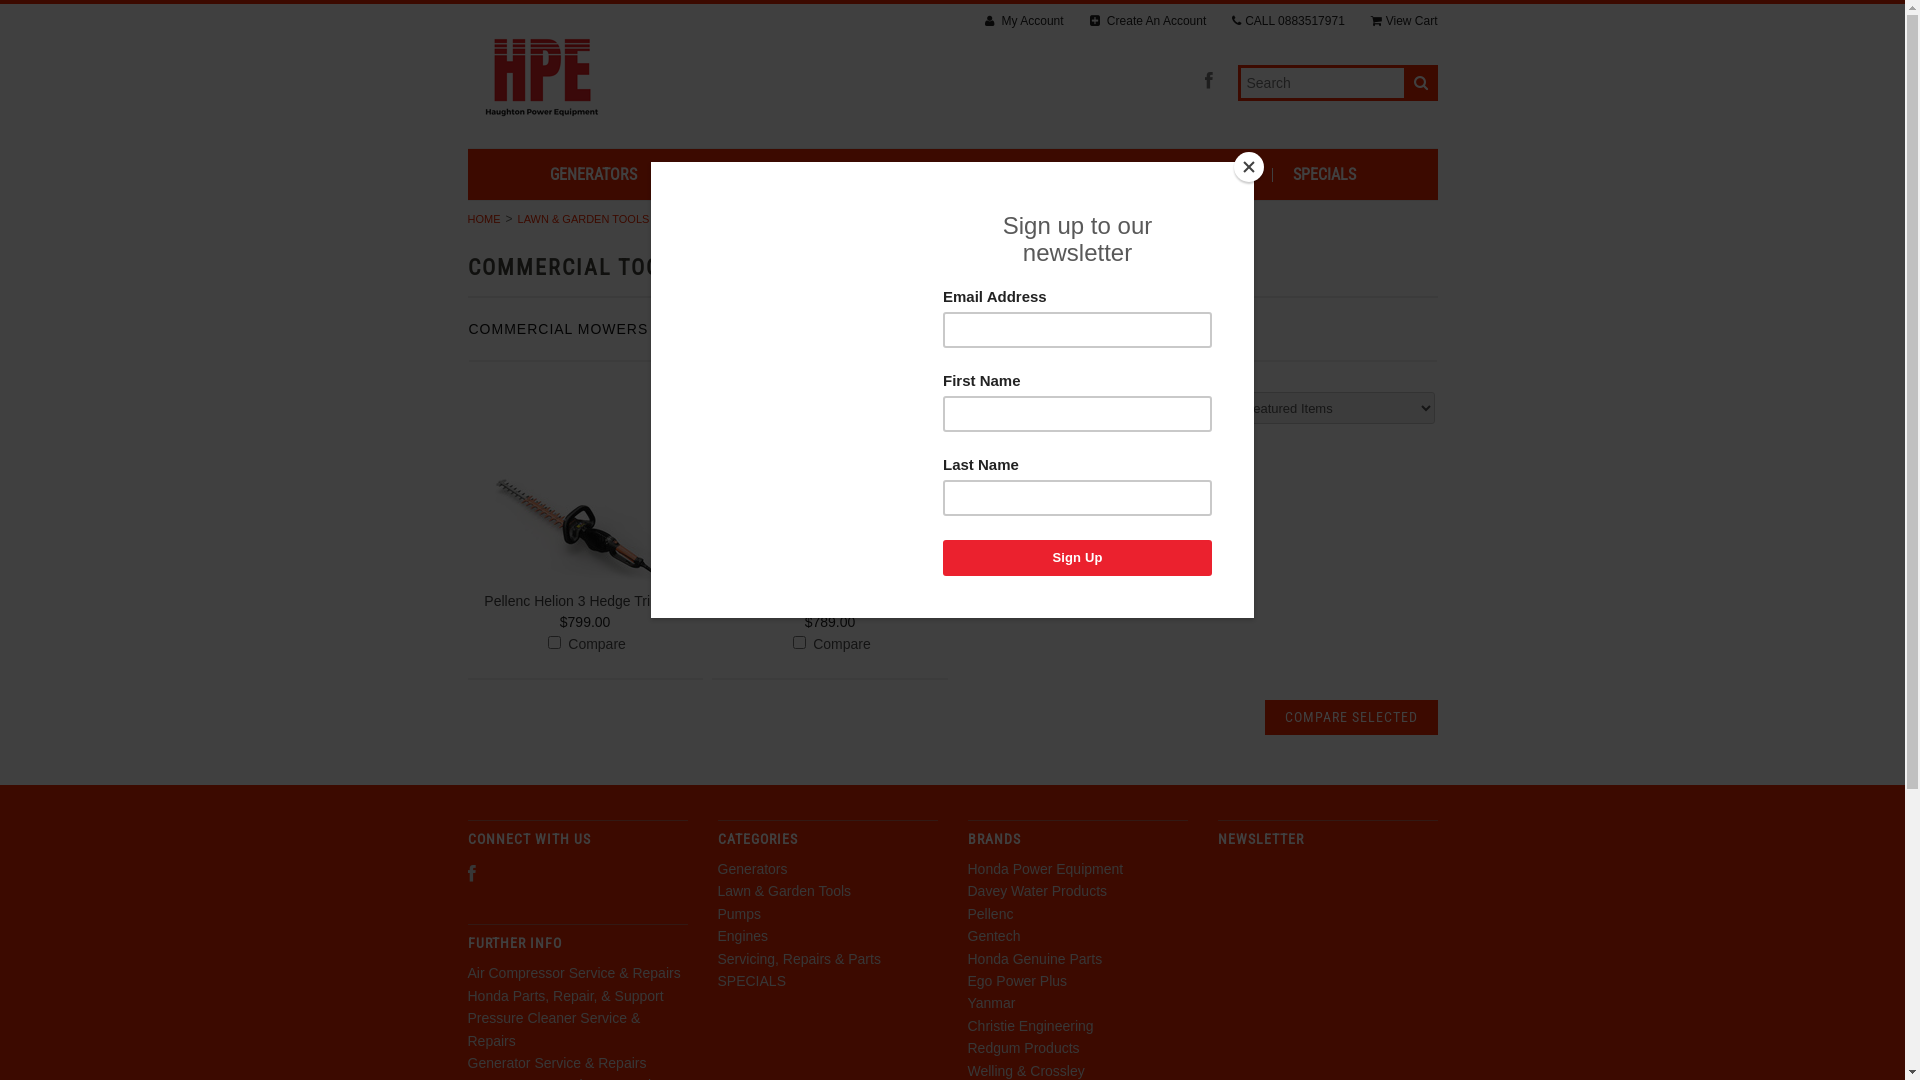 The image size is (1920, 1080). Describe the element at coordinates (580, 219) in the screenshot. I see `'LAWN & GARDEN TOOLS'` at that location.